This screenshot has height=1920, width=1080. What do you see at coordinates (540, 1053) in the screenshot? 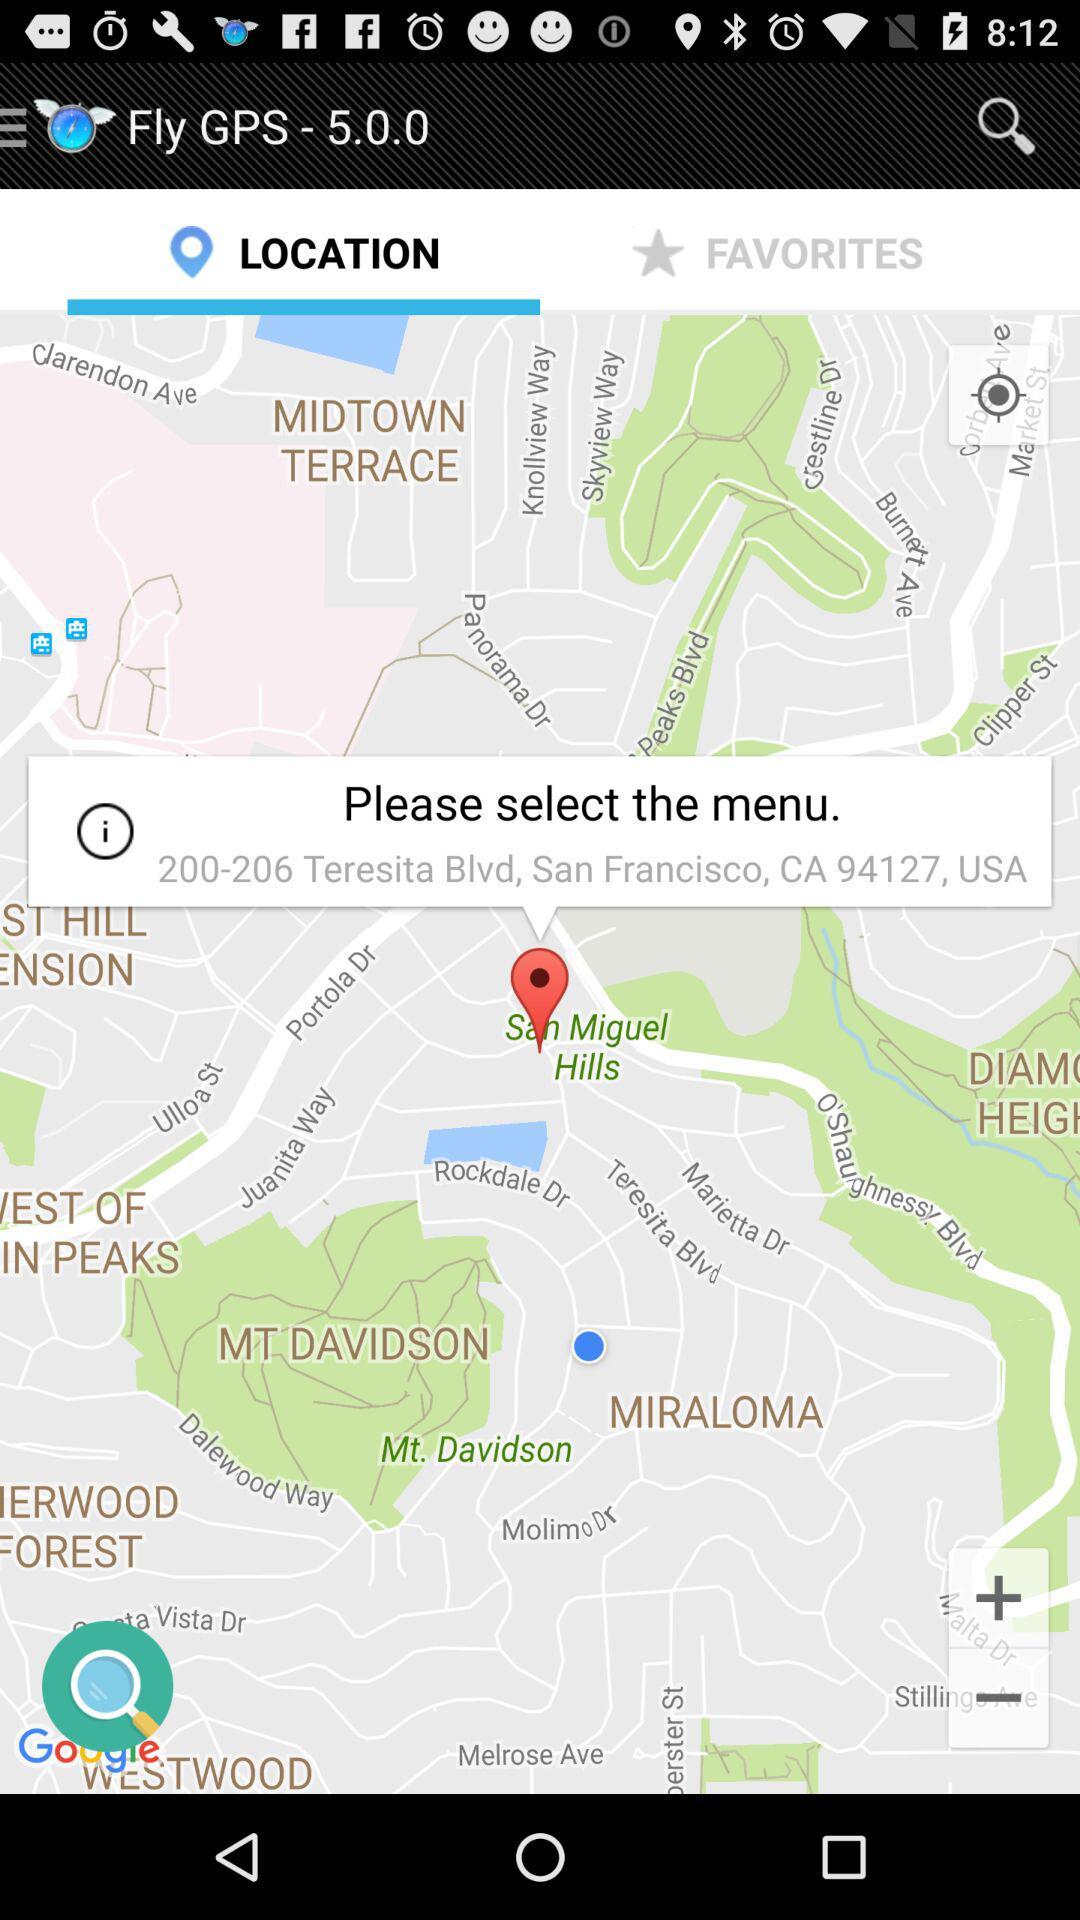
I see `app below the location item` at bounding box center [540, 1053].